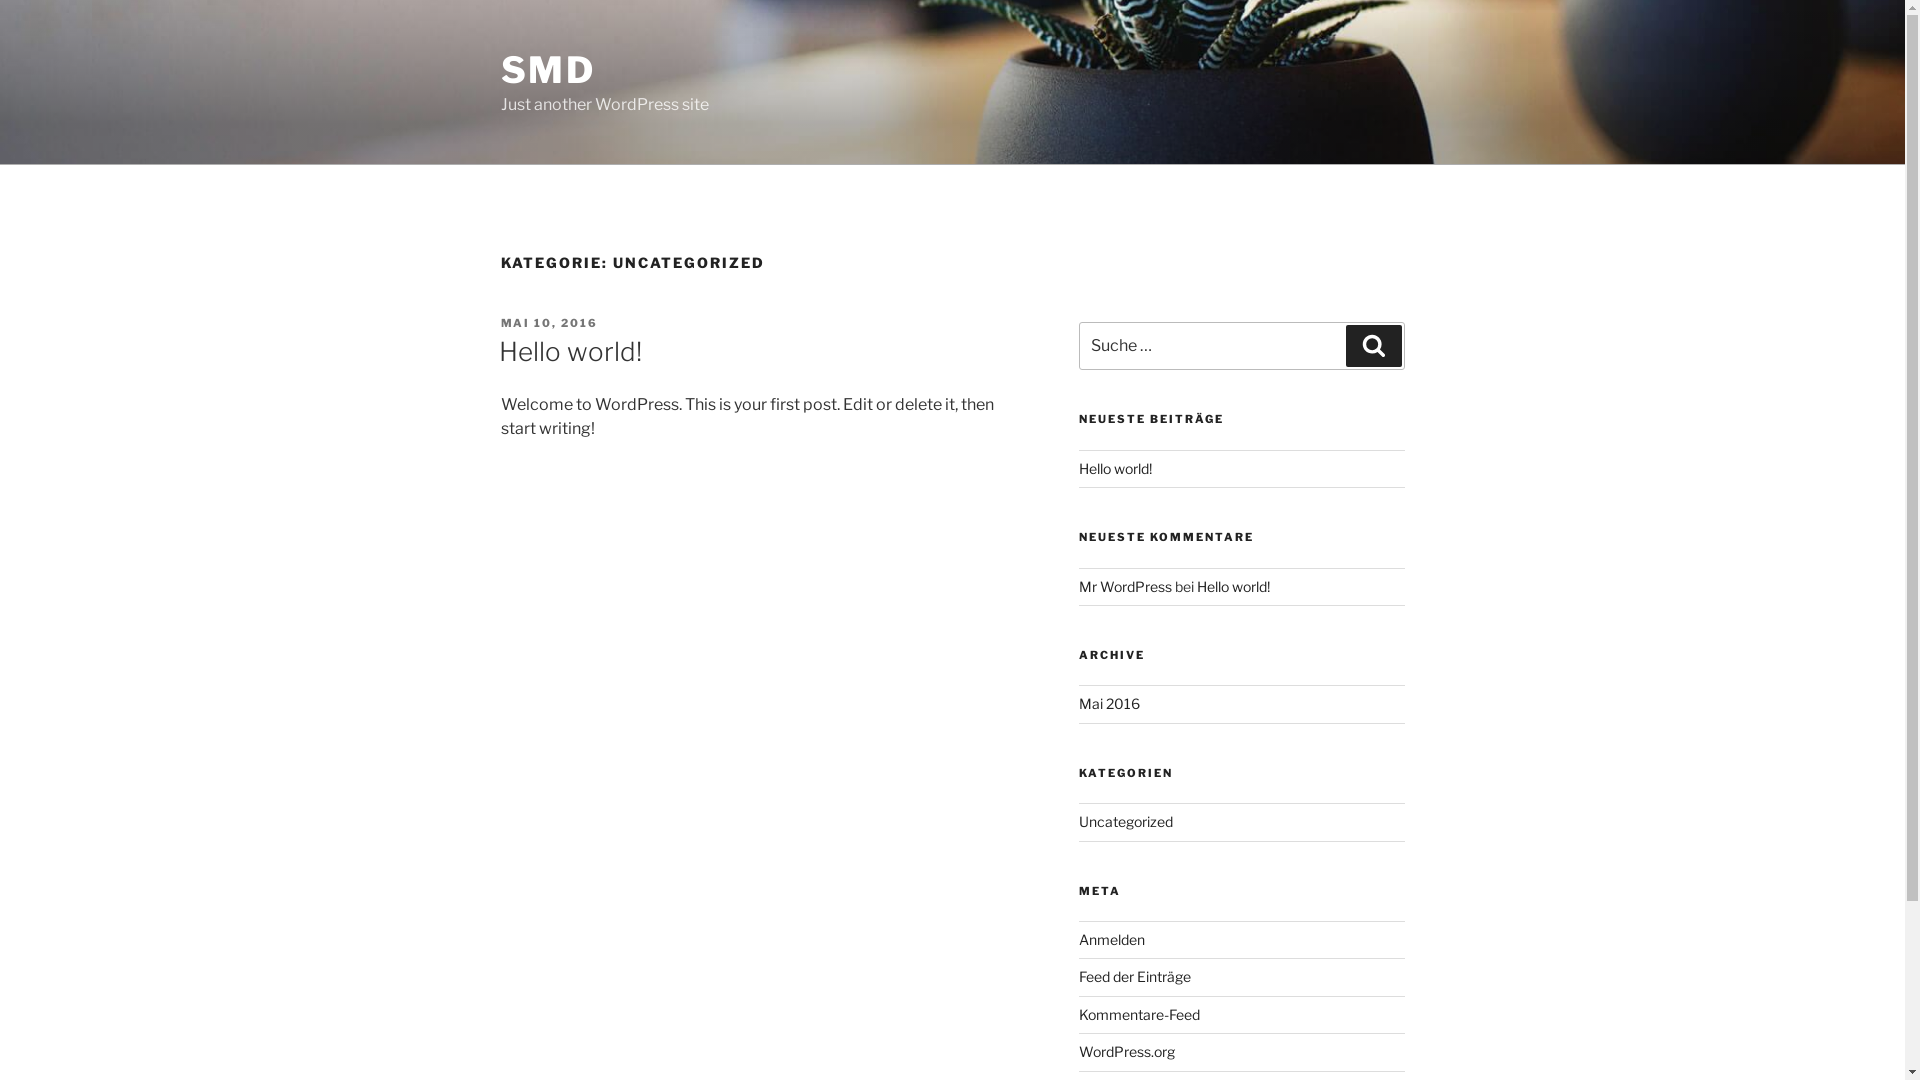 This screenshot has height=1080, width=1920. I want to click on 'Kommentare-Feed', so click(1078, 1014).